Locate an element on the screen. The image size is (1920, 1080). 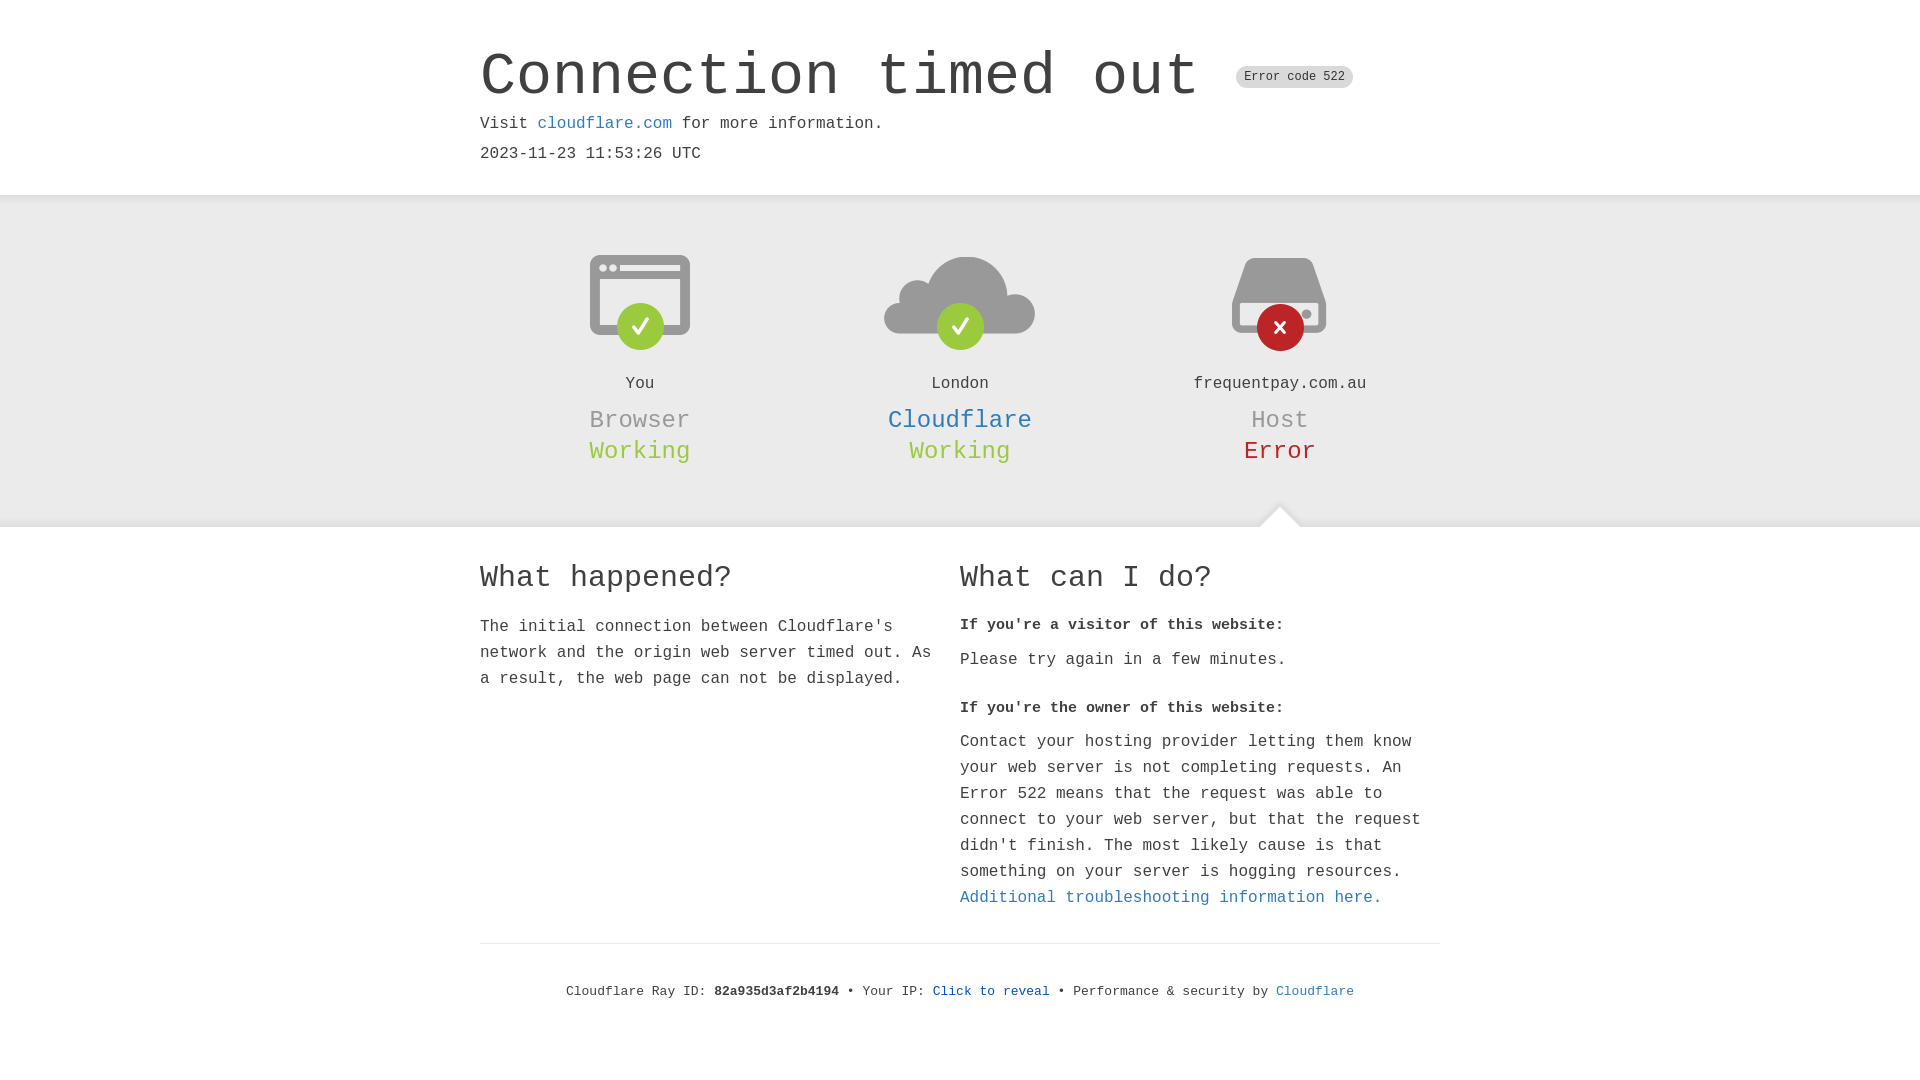
'Cloudflare' is located at coordinates (960, 419).